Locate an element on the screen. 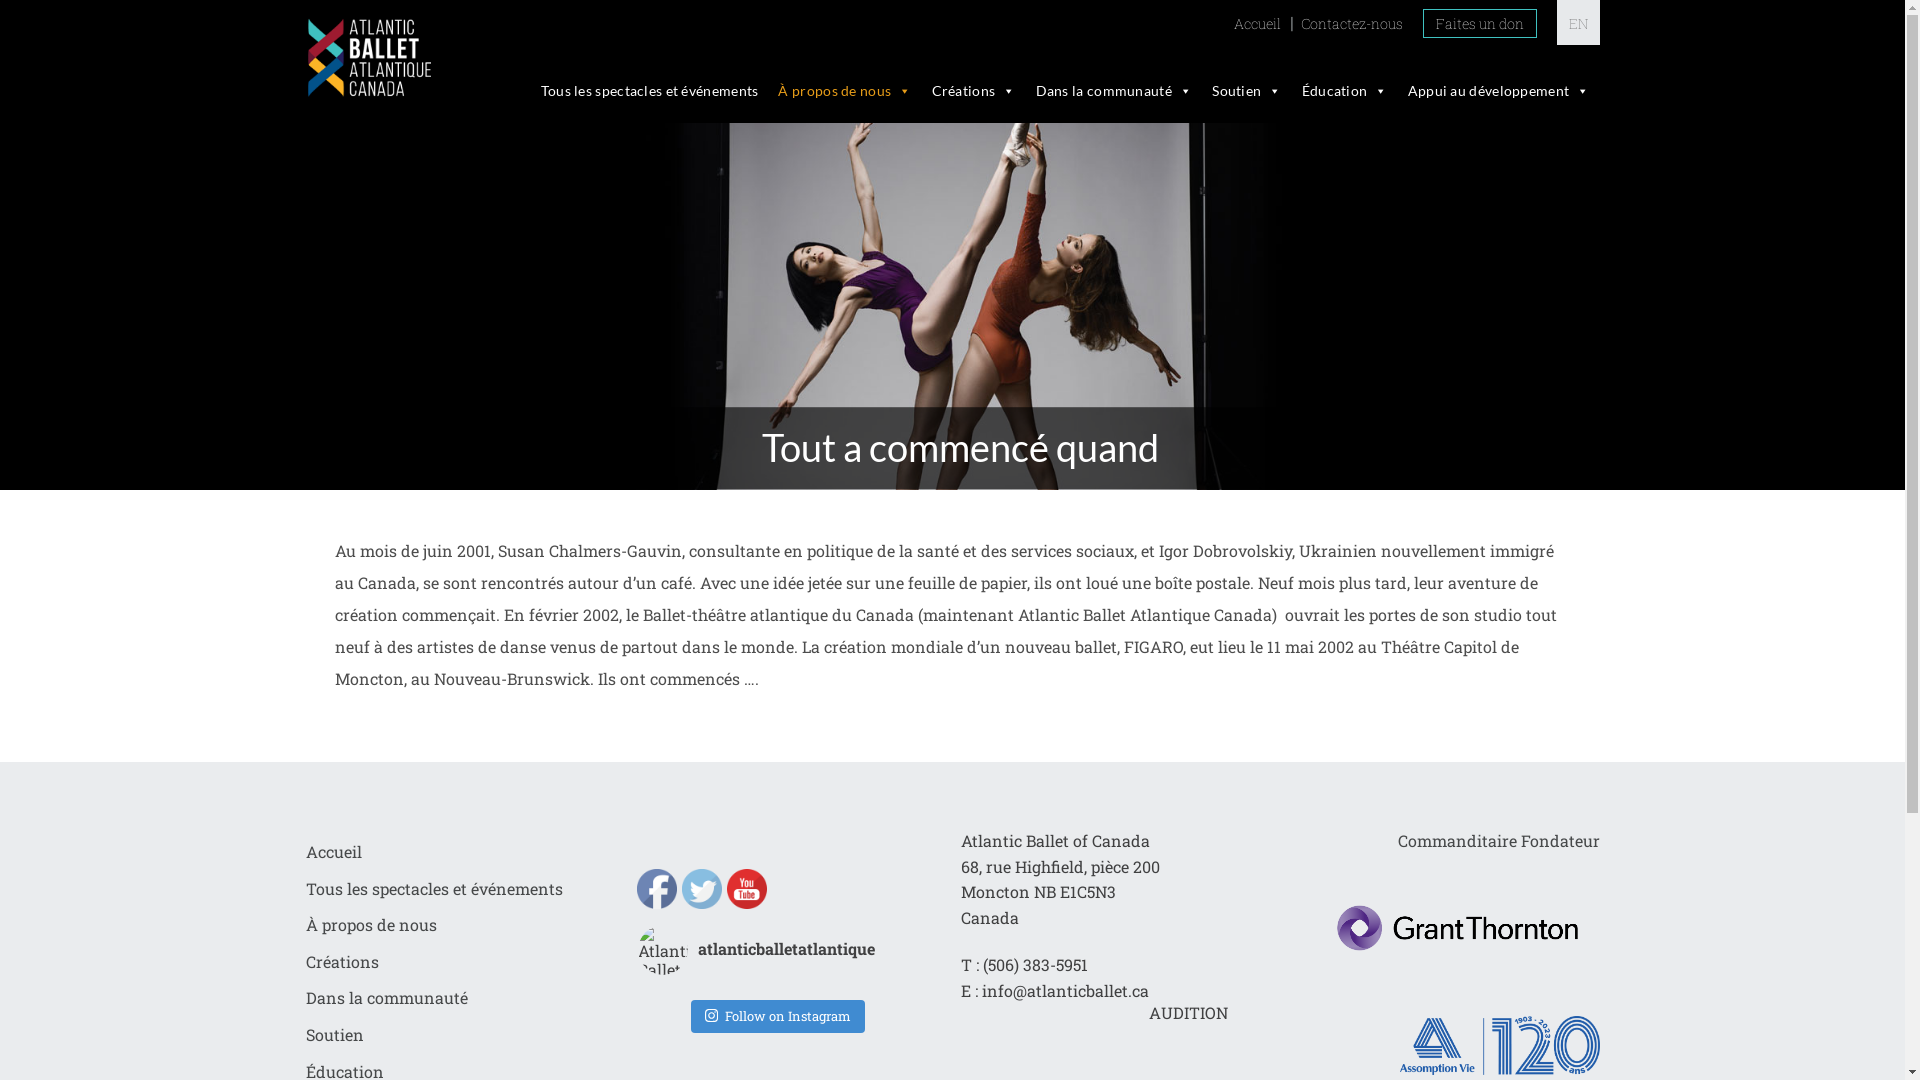 Image resolution: width=1920 pixels, height=1080 pixels. 'Twitter' is located at coordinates (701, 887).